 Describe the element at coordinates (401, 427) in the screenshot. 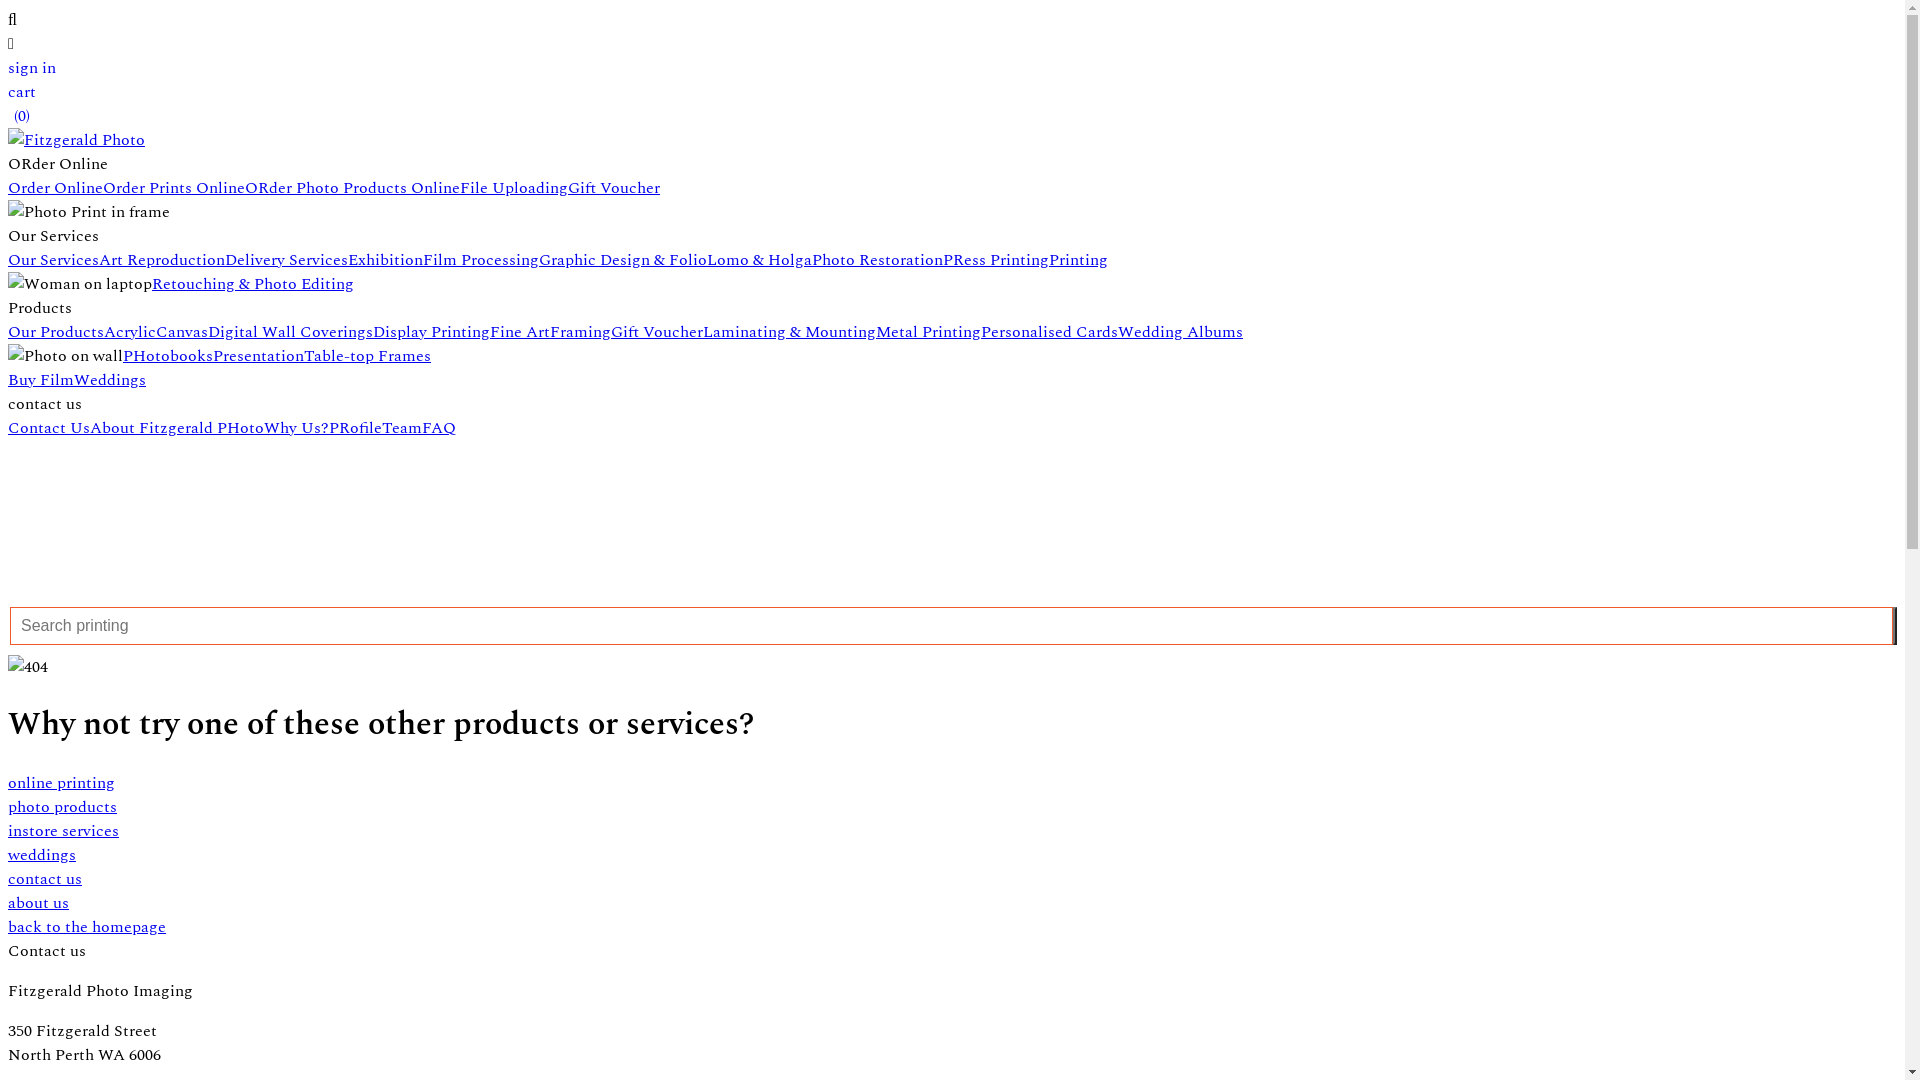

I see `'Team'` at that location.